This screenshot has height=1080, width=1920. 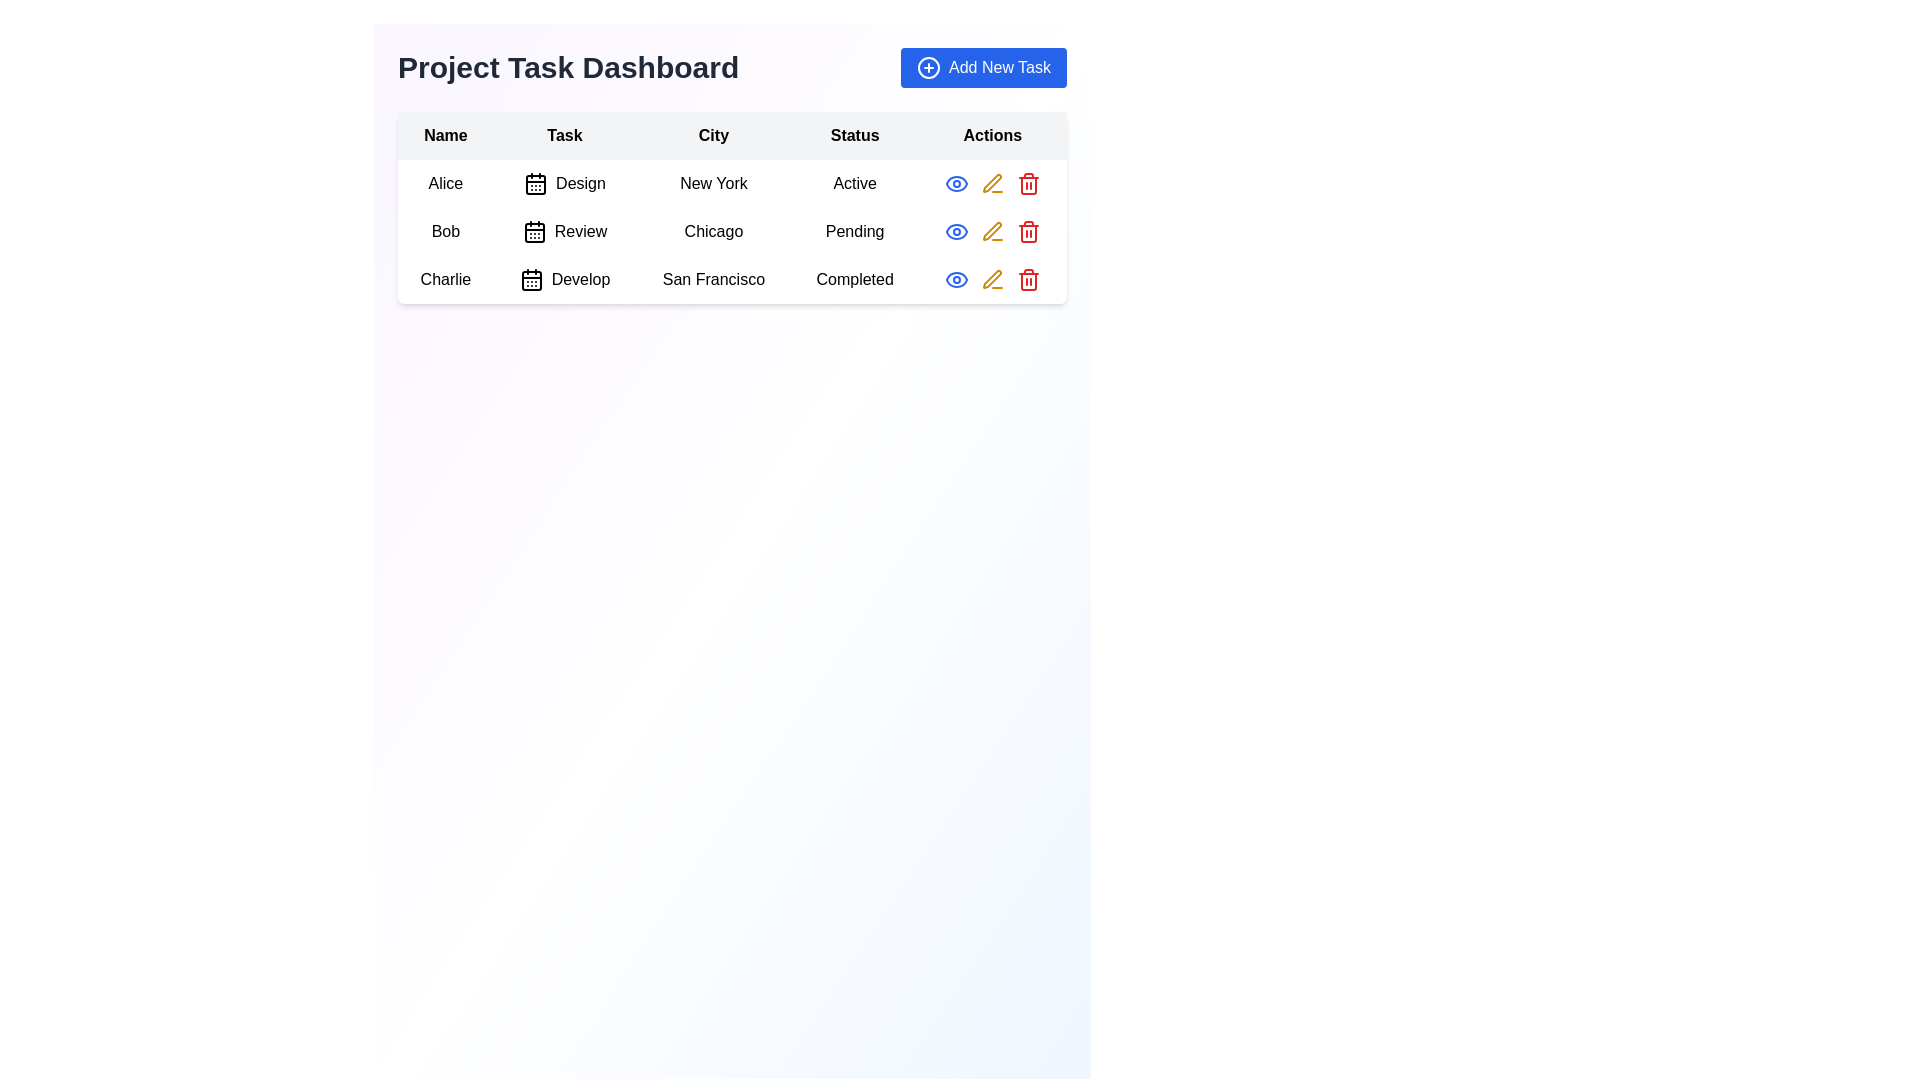 What do you see at coordinates (992, 280) in the screenshot?
I see `the grouped action buttons with icons in the last row of the table under the 'Actions' column` at bounding box center [992, 280].